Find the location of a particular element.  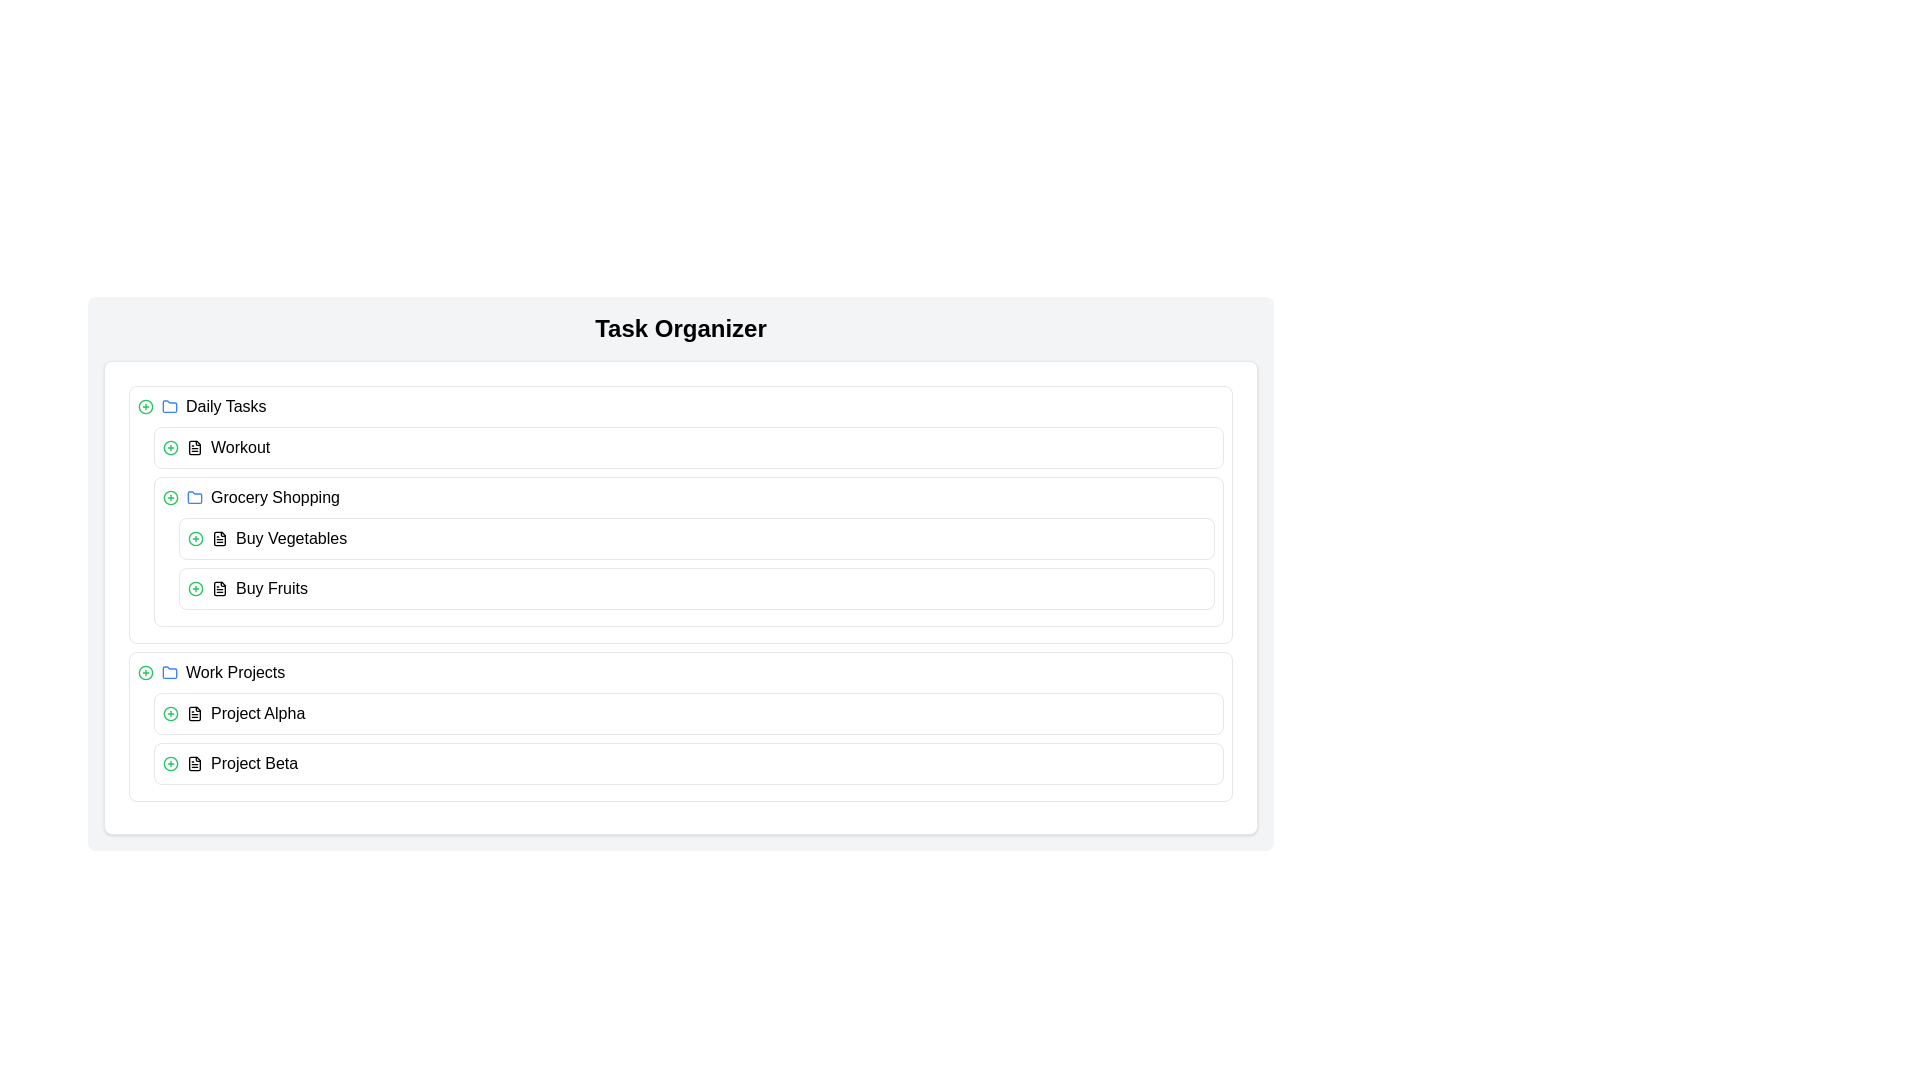

the green circular button with a plus symbol located next to the text 'Buy Vegetables' in the 'Daily Tasks' > 'Grocery Shopping' category is located at coordinates (196, 538).